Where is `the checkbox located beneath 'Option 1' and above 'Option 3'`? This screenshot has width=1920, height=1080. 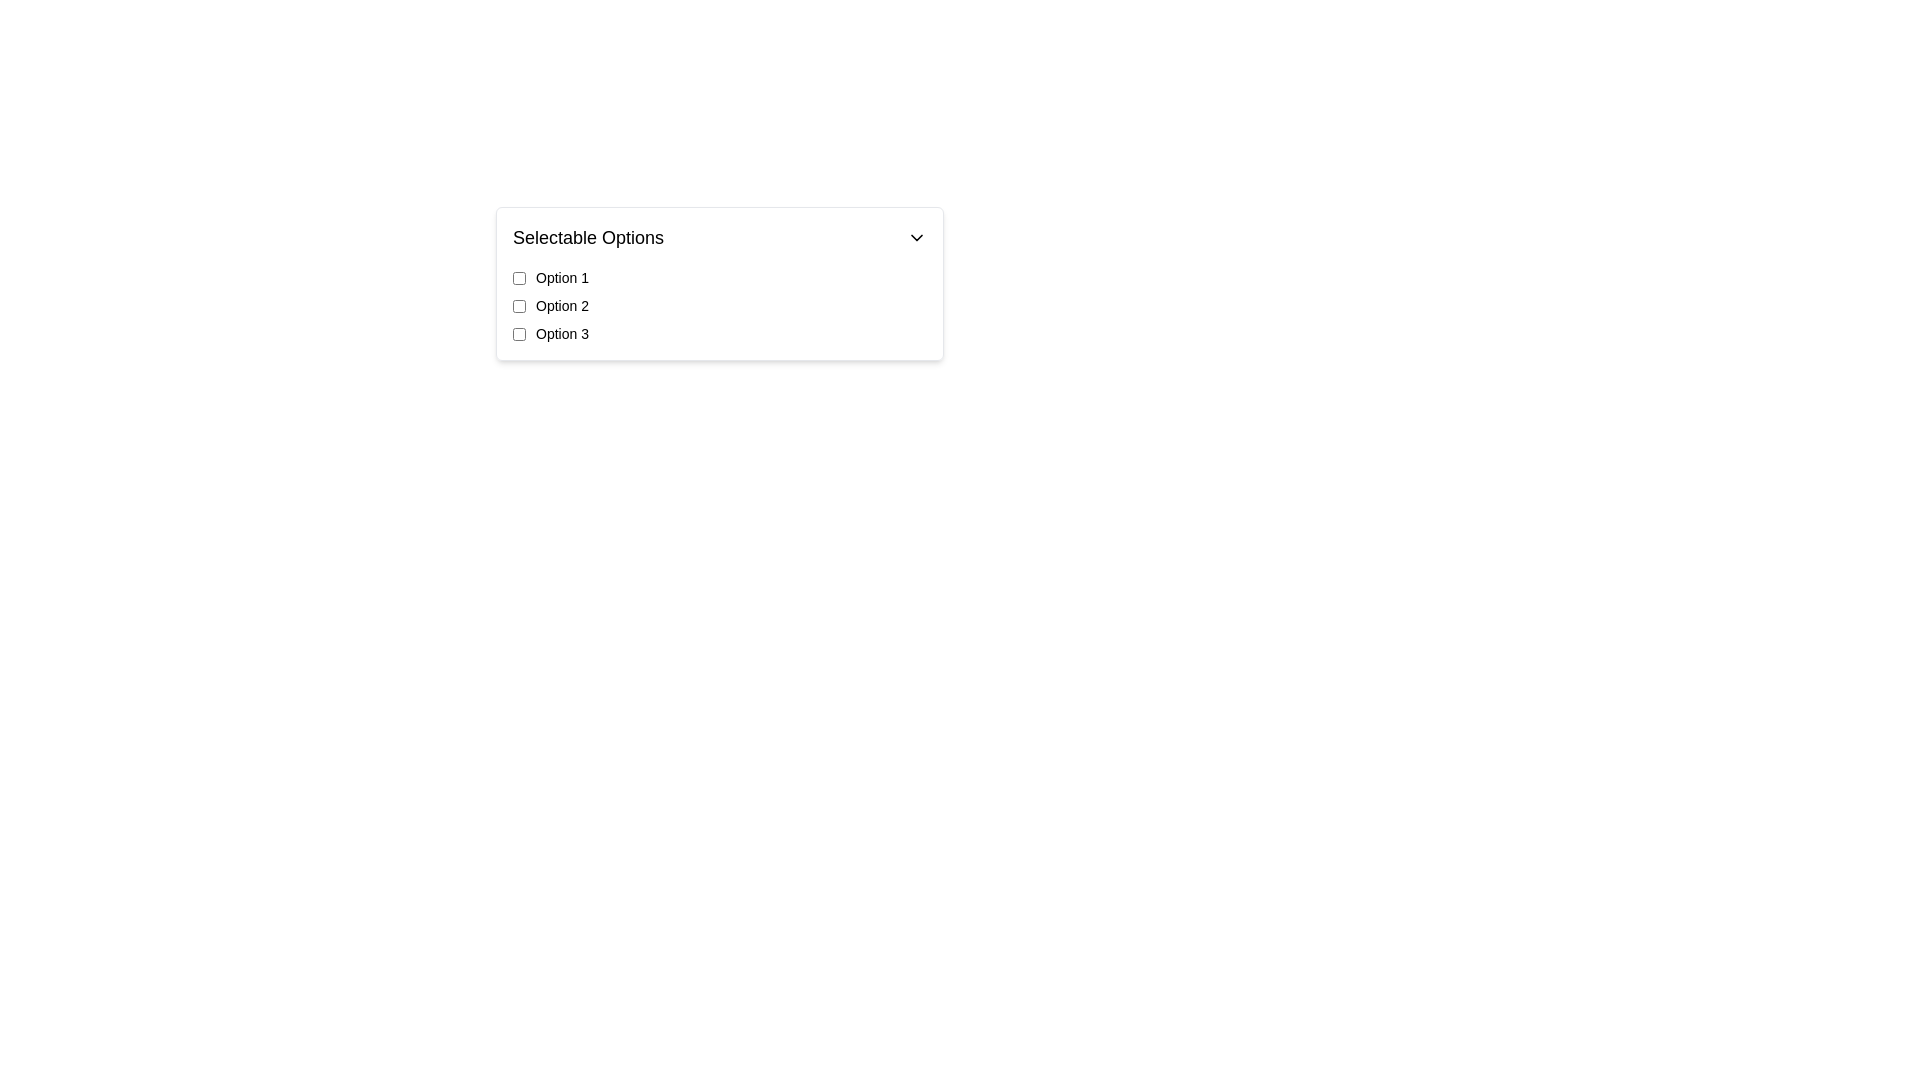
the checkbox located beneath 'Option 1' and above 'Option 3' is located at coordinates (720, 305).